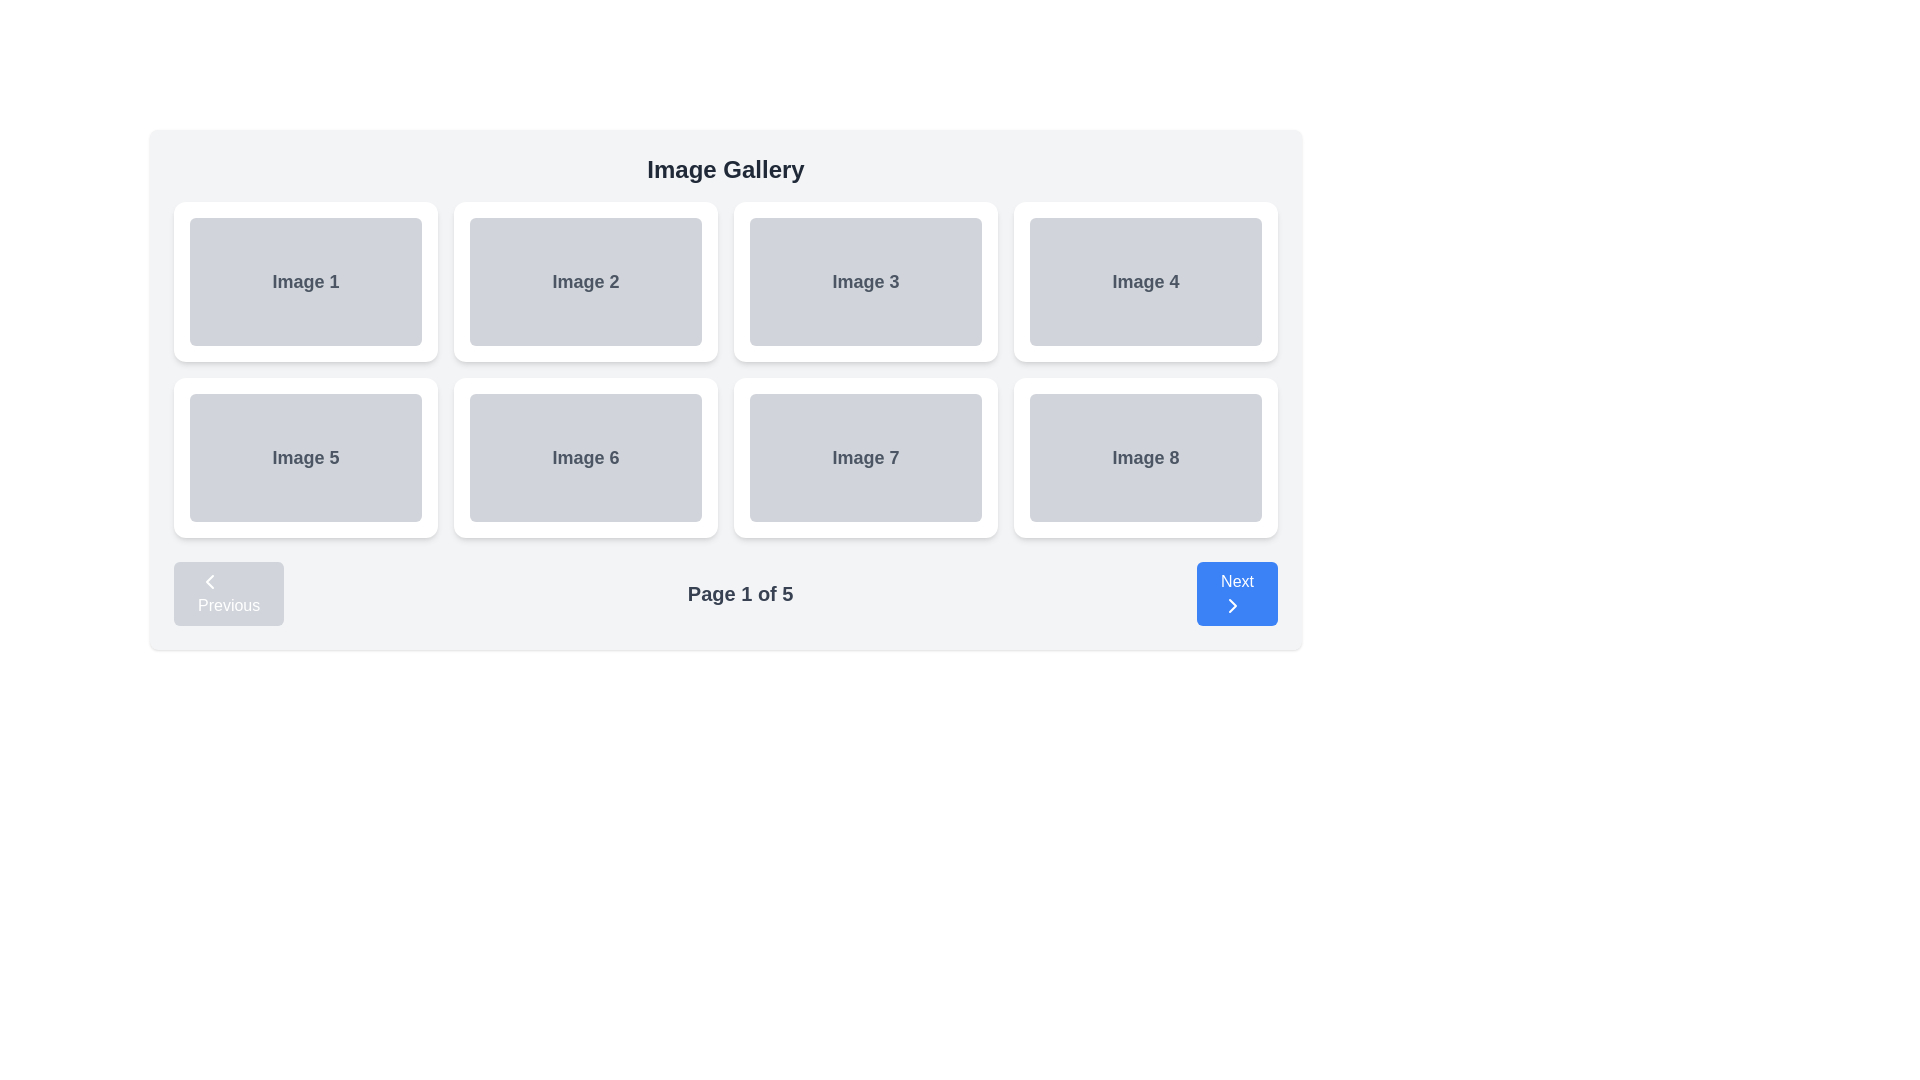  Describe the element at coordinates (584, 281) in the screenshot. I see `the display card in the top row, second column of the grid layout` at that location.